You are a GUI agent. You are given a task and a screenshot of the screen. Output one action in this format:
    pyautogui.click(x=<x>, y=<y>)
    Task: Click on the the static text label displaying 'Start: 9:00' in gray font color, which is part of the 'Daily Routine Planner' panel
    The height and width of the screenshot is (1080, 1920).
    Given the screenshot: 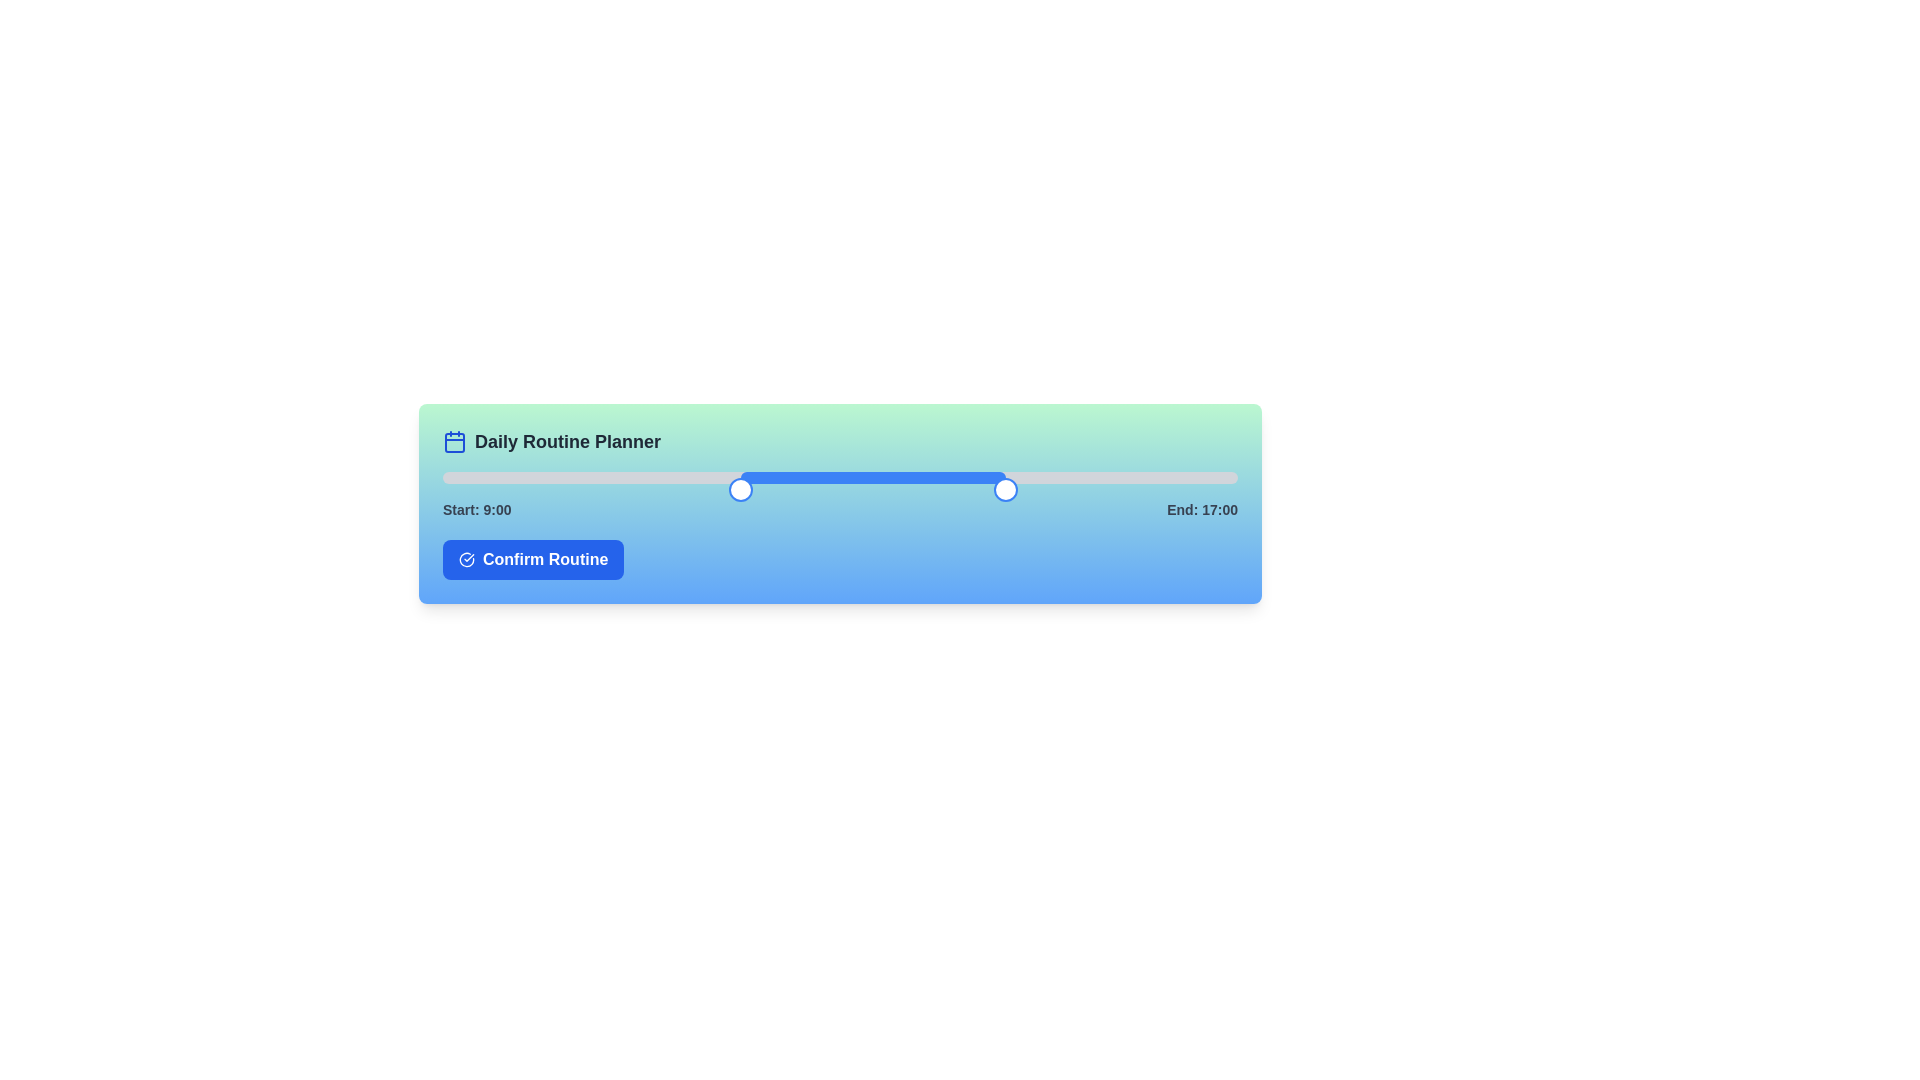 What is the action you would take?
    pyautogui.click(x=476, y=508)
    